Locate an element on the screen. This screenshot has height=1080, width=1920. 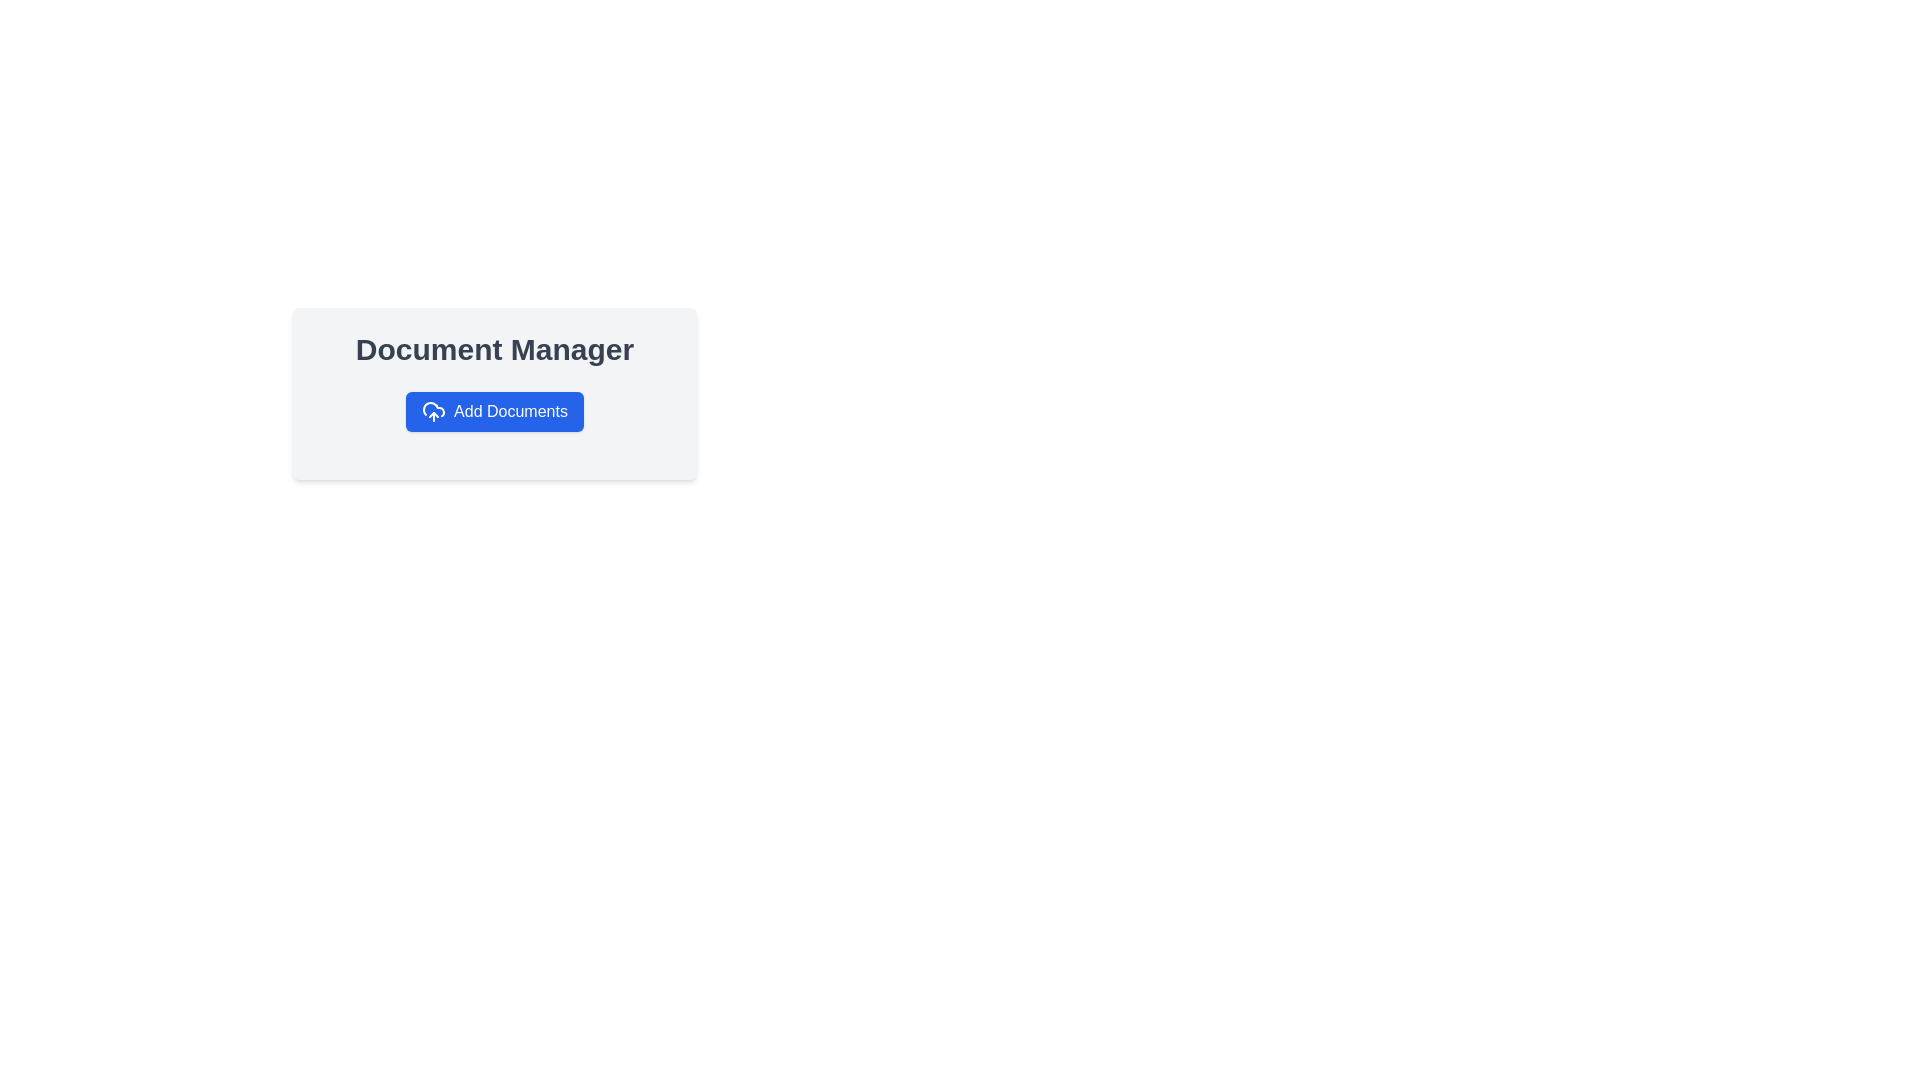
the 'Document Manager' header label, which is a prominent static text element displayed in a large, bold font with a dark gray color, positioned at the top of a card-like frame is located at coordinates (494, 349).